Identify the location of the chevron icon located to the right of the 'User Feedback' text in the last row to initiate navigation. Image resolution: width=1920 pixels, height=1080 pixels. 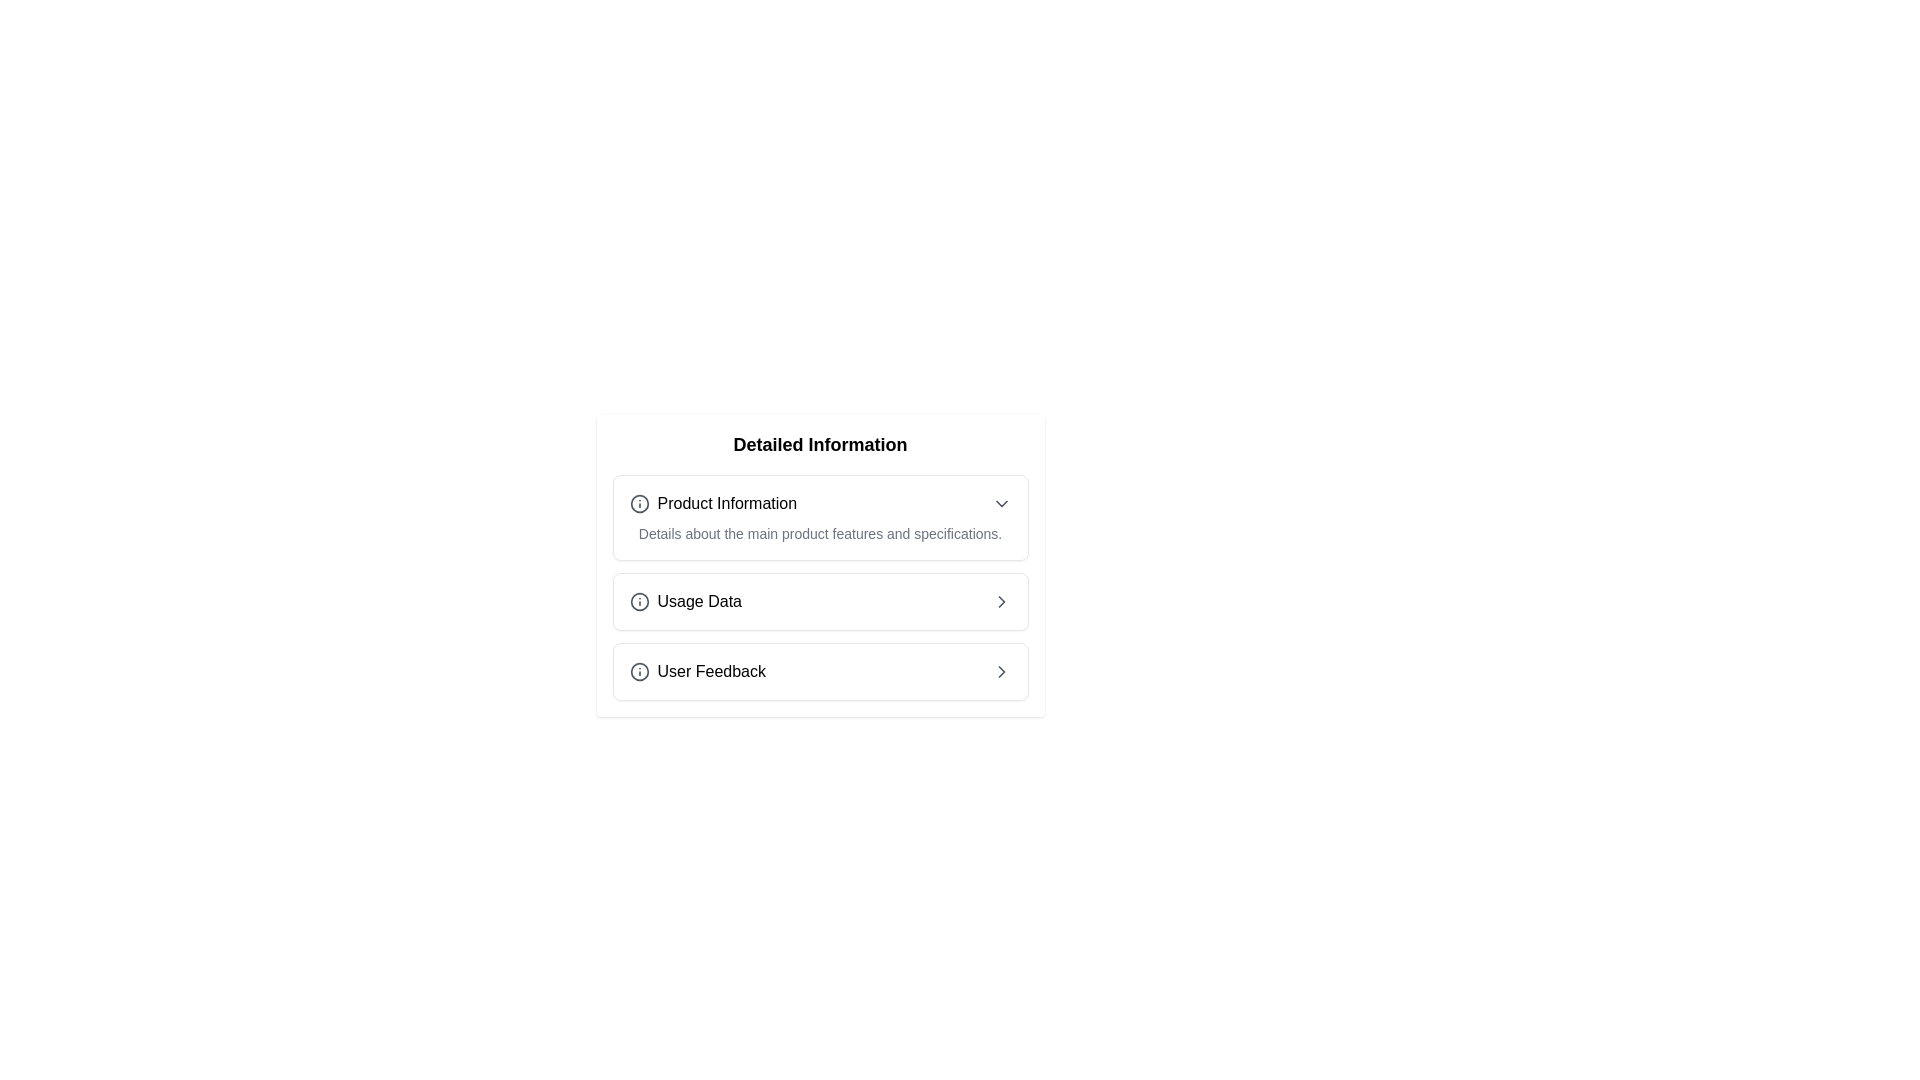
(1001, 671).